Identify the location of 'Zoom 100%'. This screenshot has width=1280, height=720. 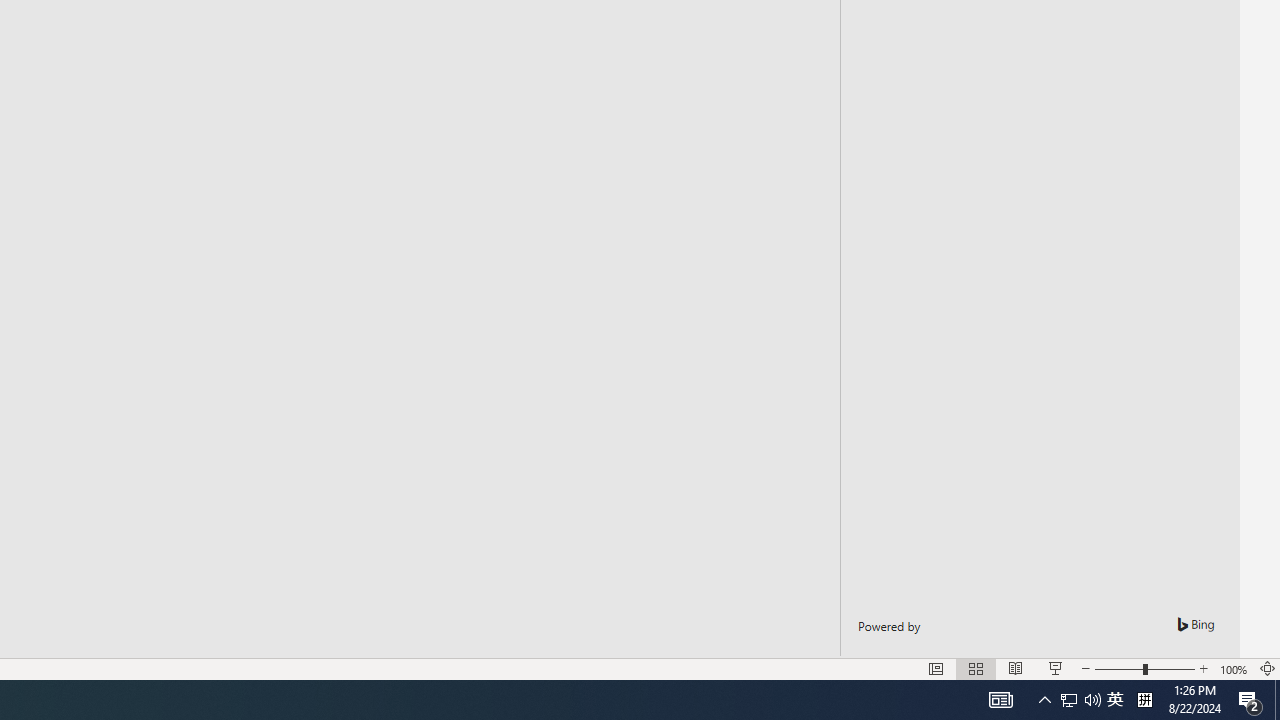
(1233, 669).